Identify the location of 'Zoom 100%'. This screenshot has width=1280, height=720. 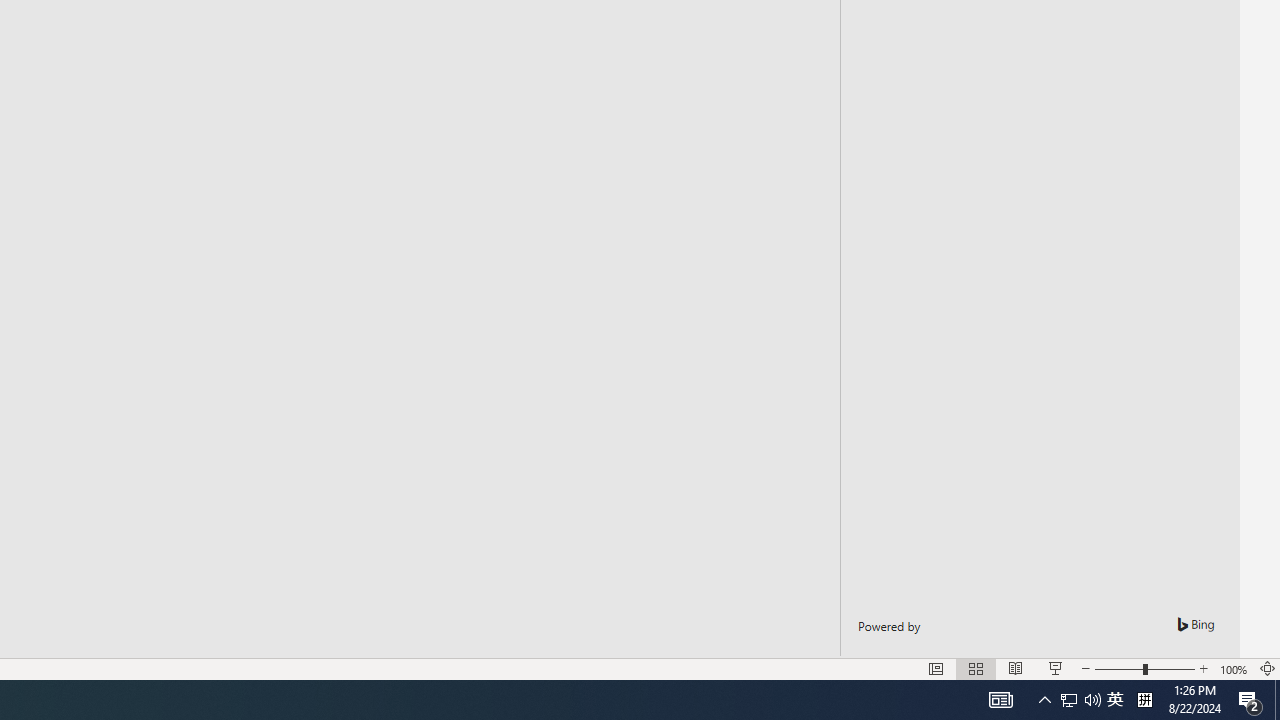
(1233, 669).